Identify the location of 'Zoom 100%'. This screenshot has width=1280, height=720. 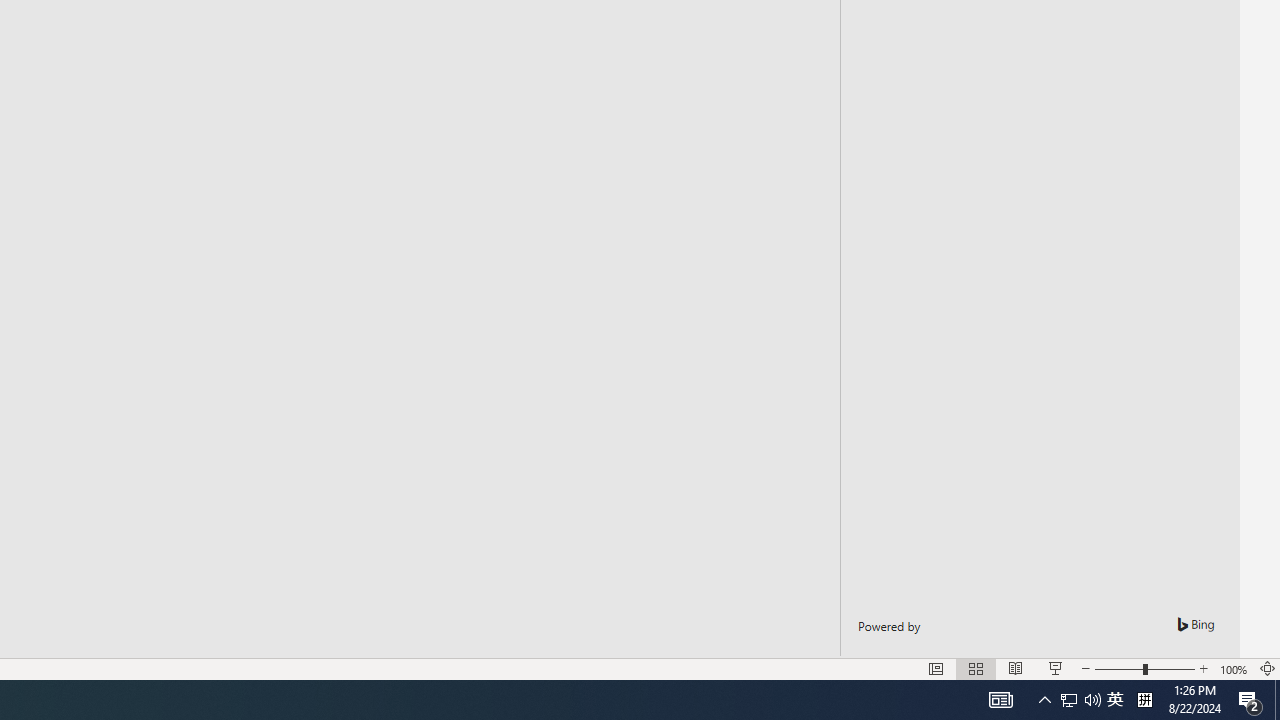
(1233, 669).